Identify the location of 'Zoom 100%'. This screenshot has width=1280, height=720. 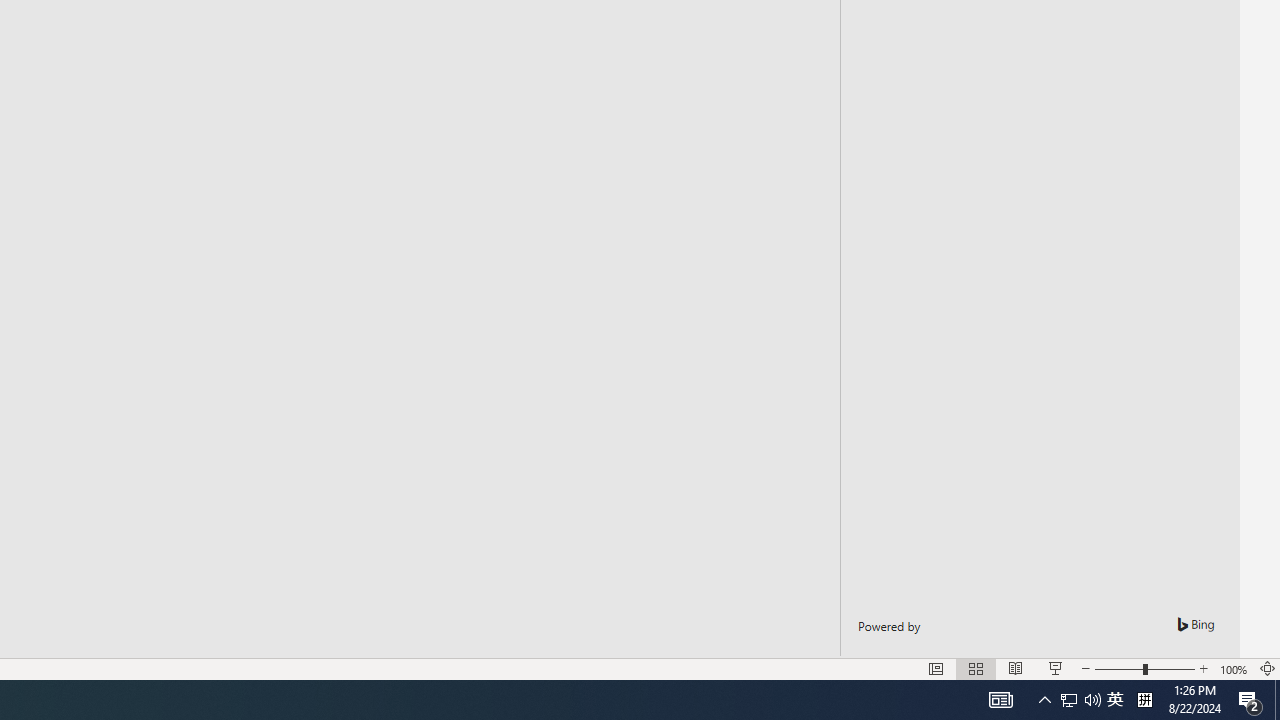
(1233, 669).